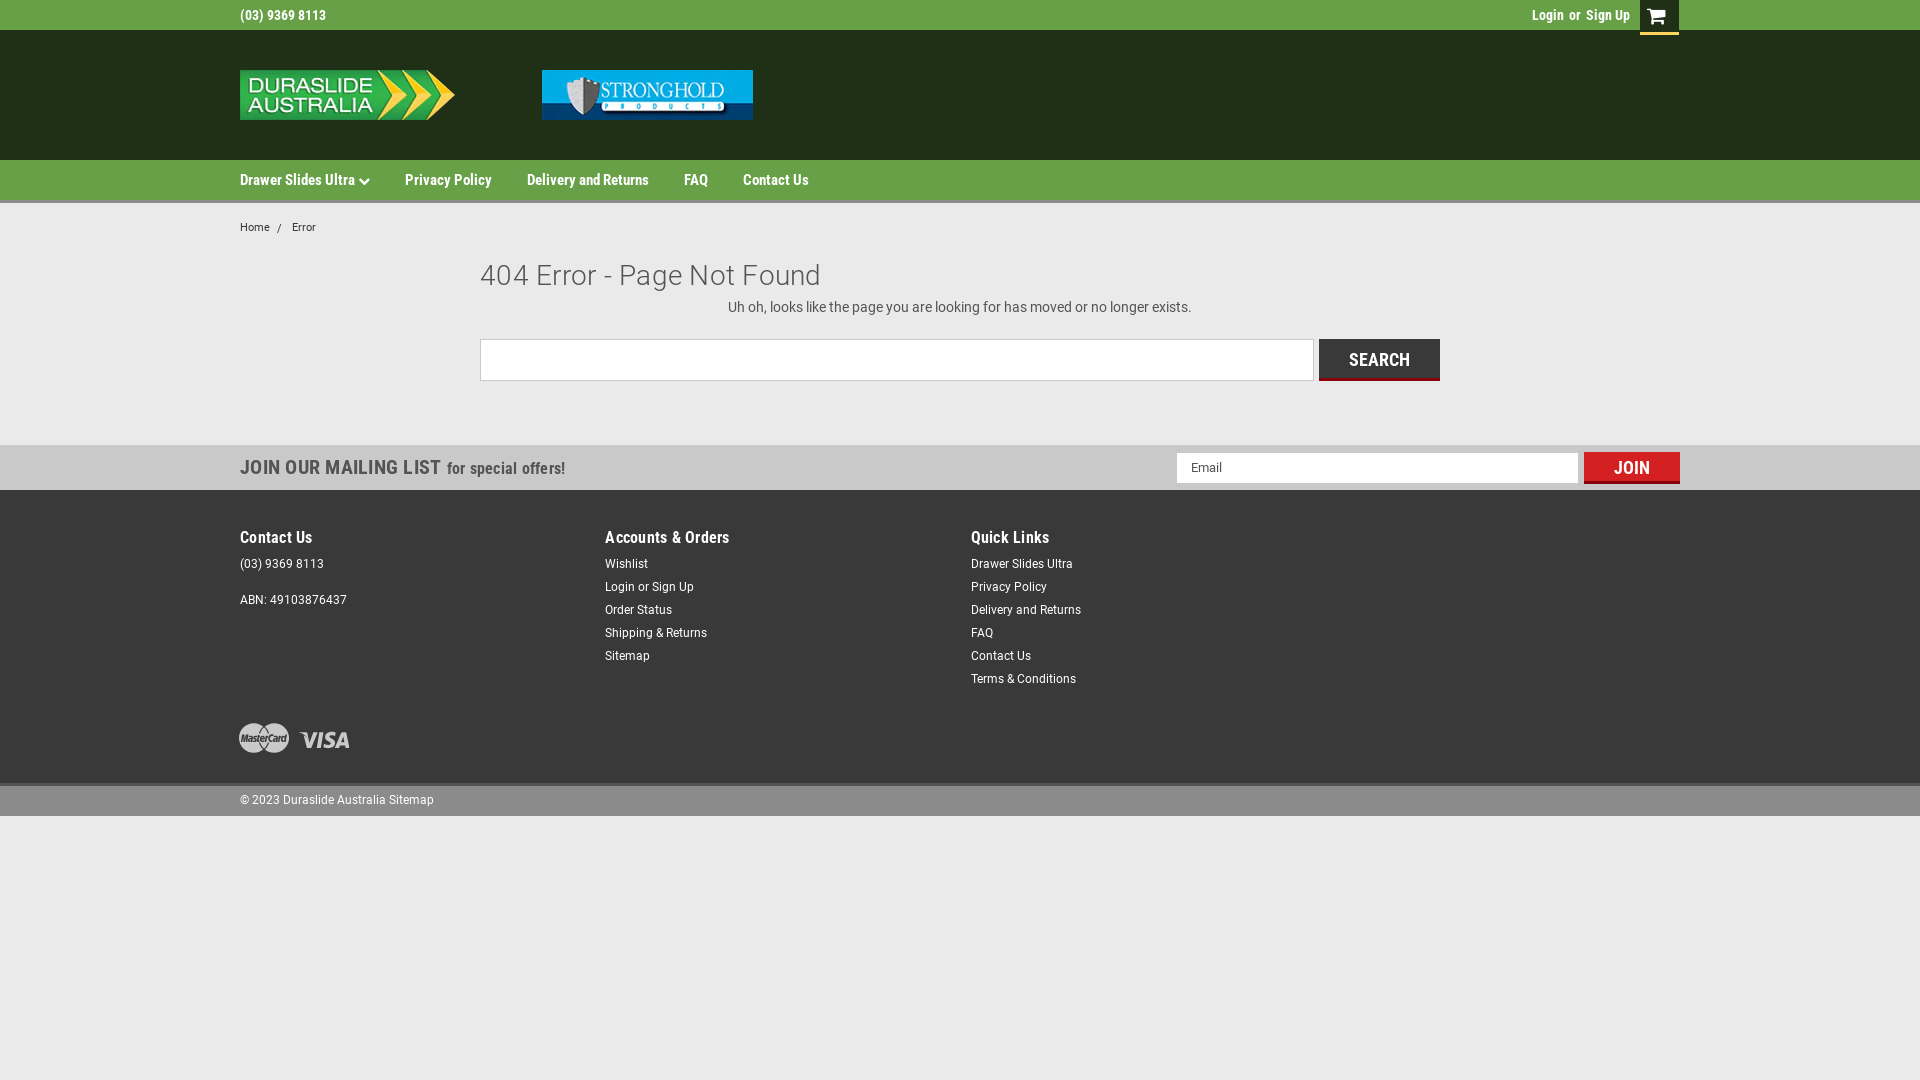  I want to click on 'Join', so click(1632, 467).